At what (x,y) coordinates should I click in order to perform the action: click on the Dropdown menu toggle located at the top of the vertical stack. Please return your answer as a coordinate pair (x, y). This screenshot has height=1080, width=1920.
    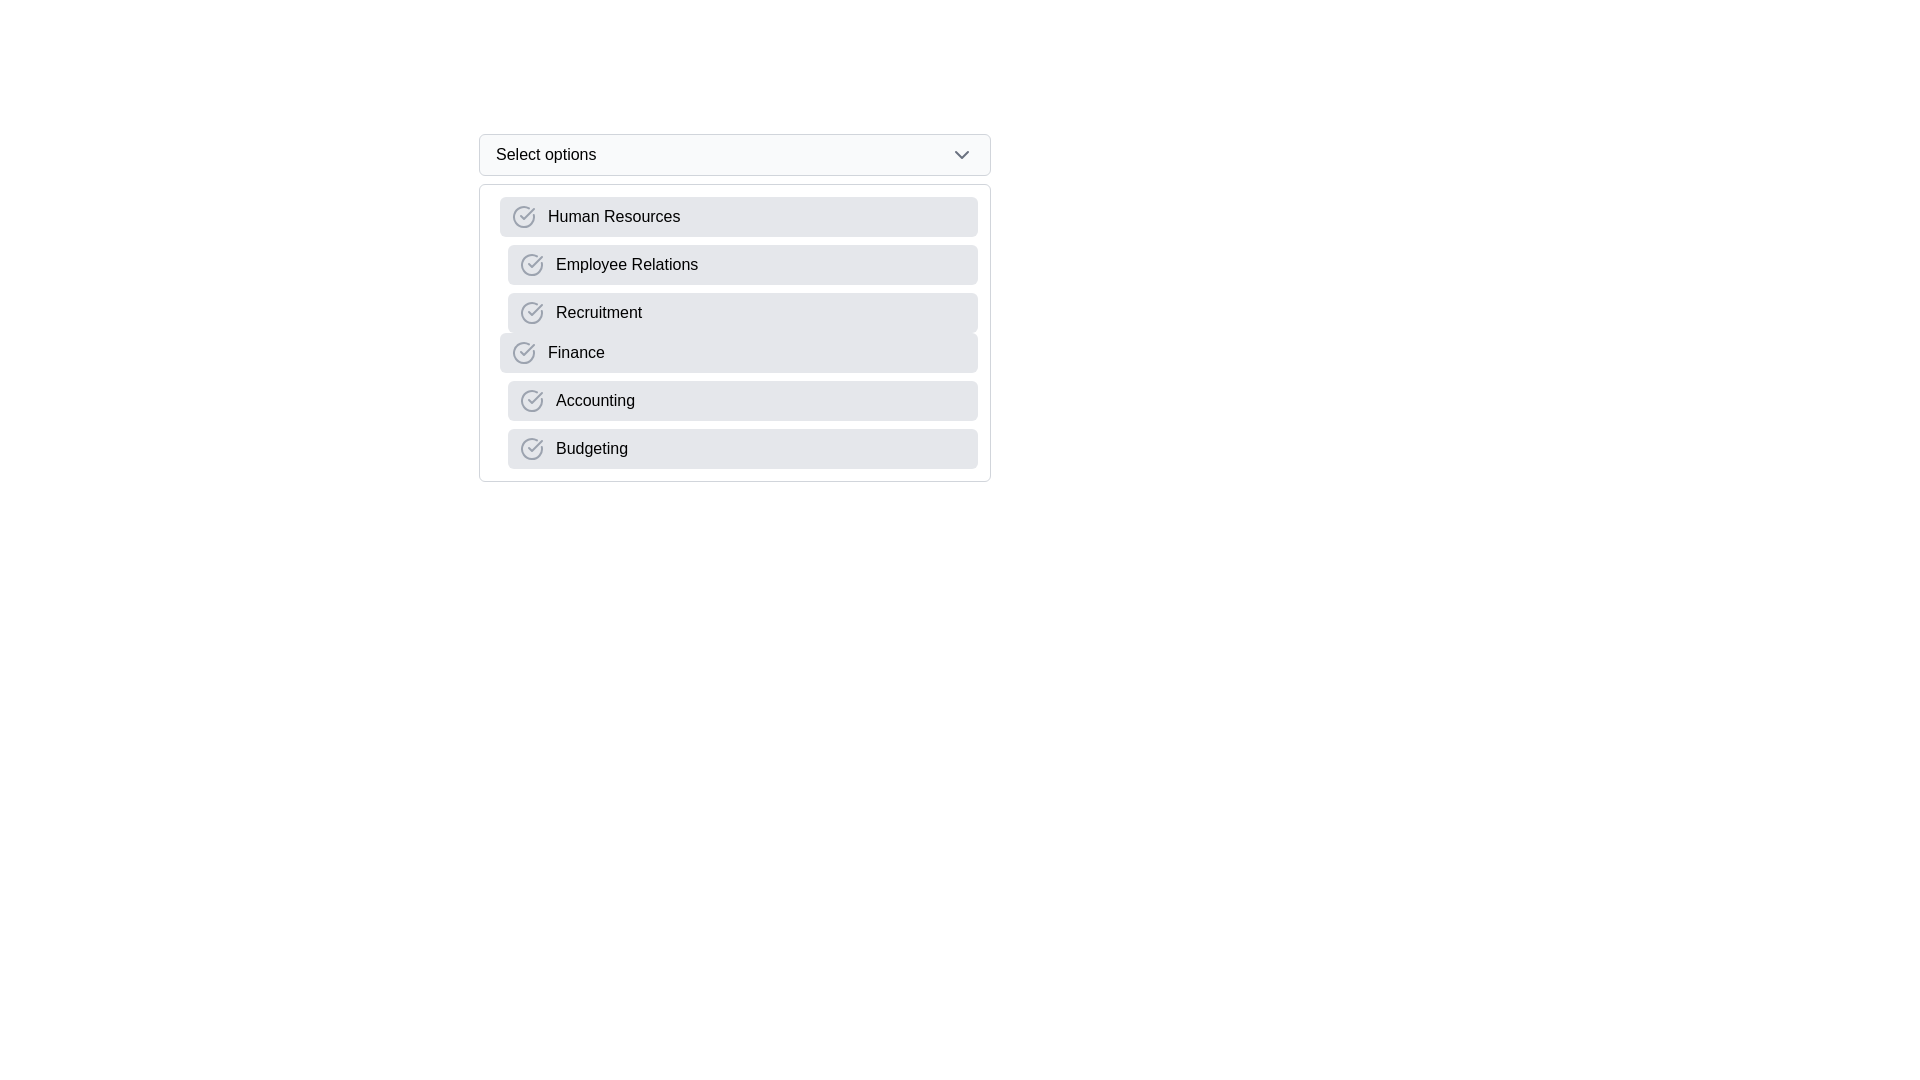
    Looking at the image, I should click on (733, 153).